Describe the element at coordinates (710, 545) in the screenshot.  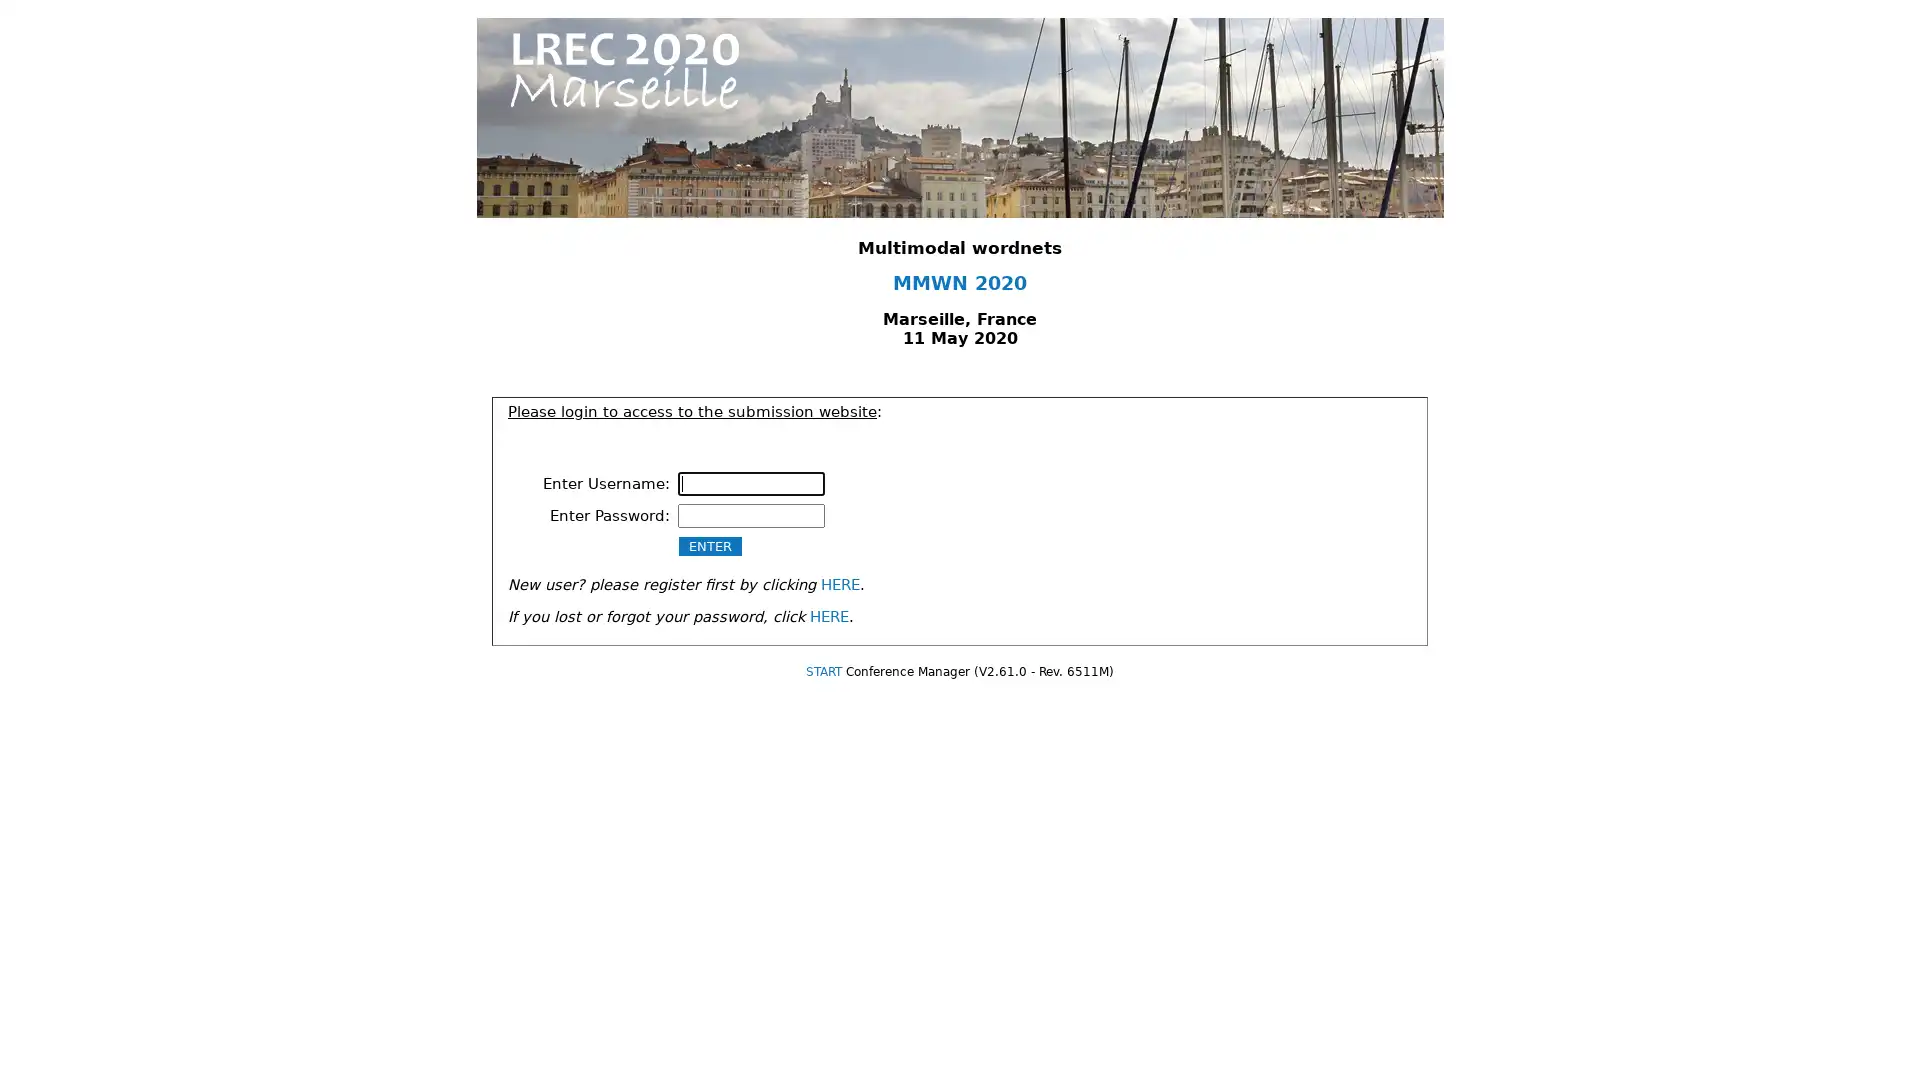
I see `ENTER` at that location.